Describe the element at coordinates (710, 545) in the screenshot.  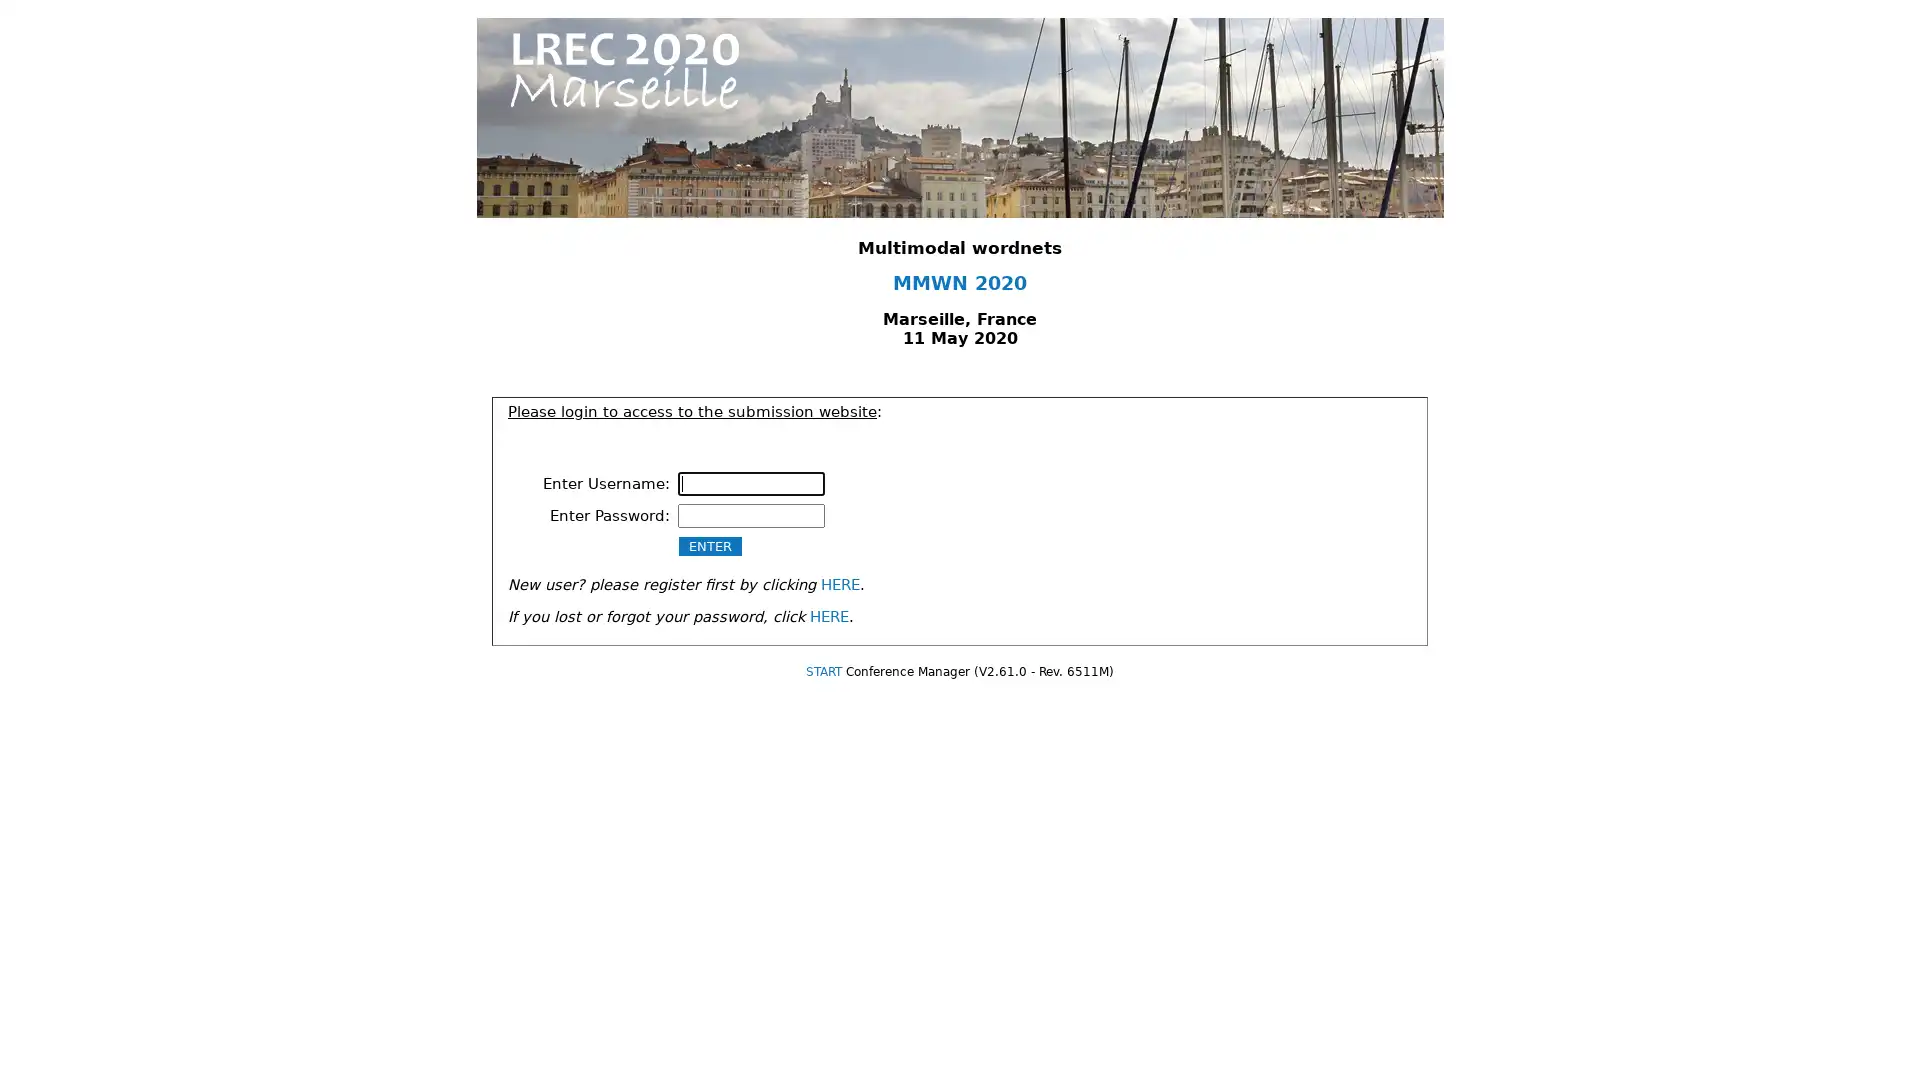
I see `ENTER` at that location.